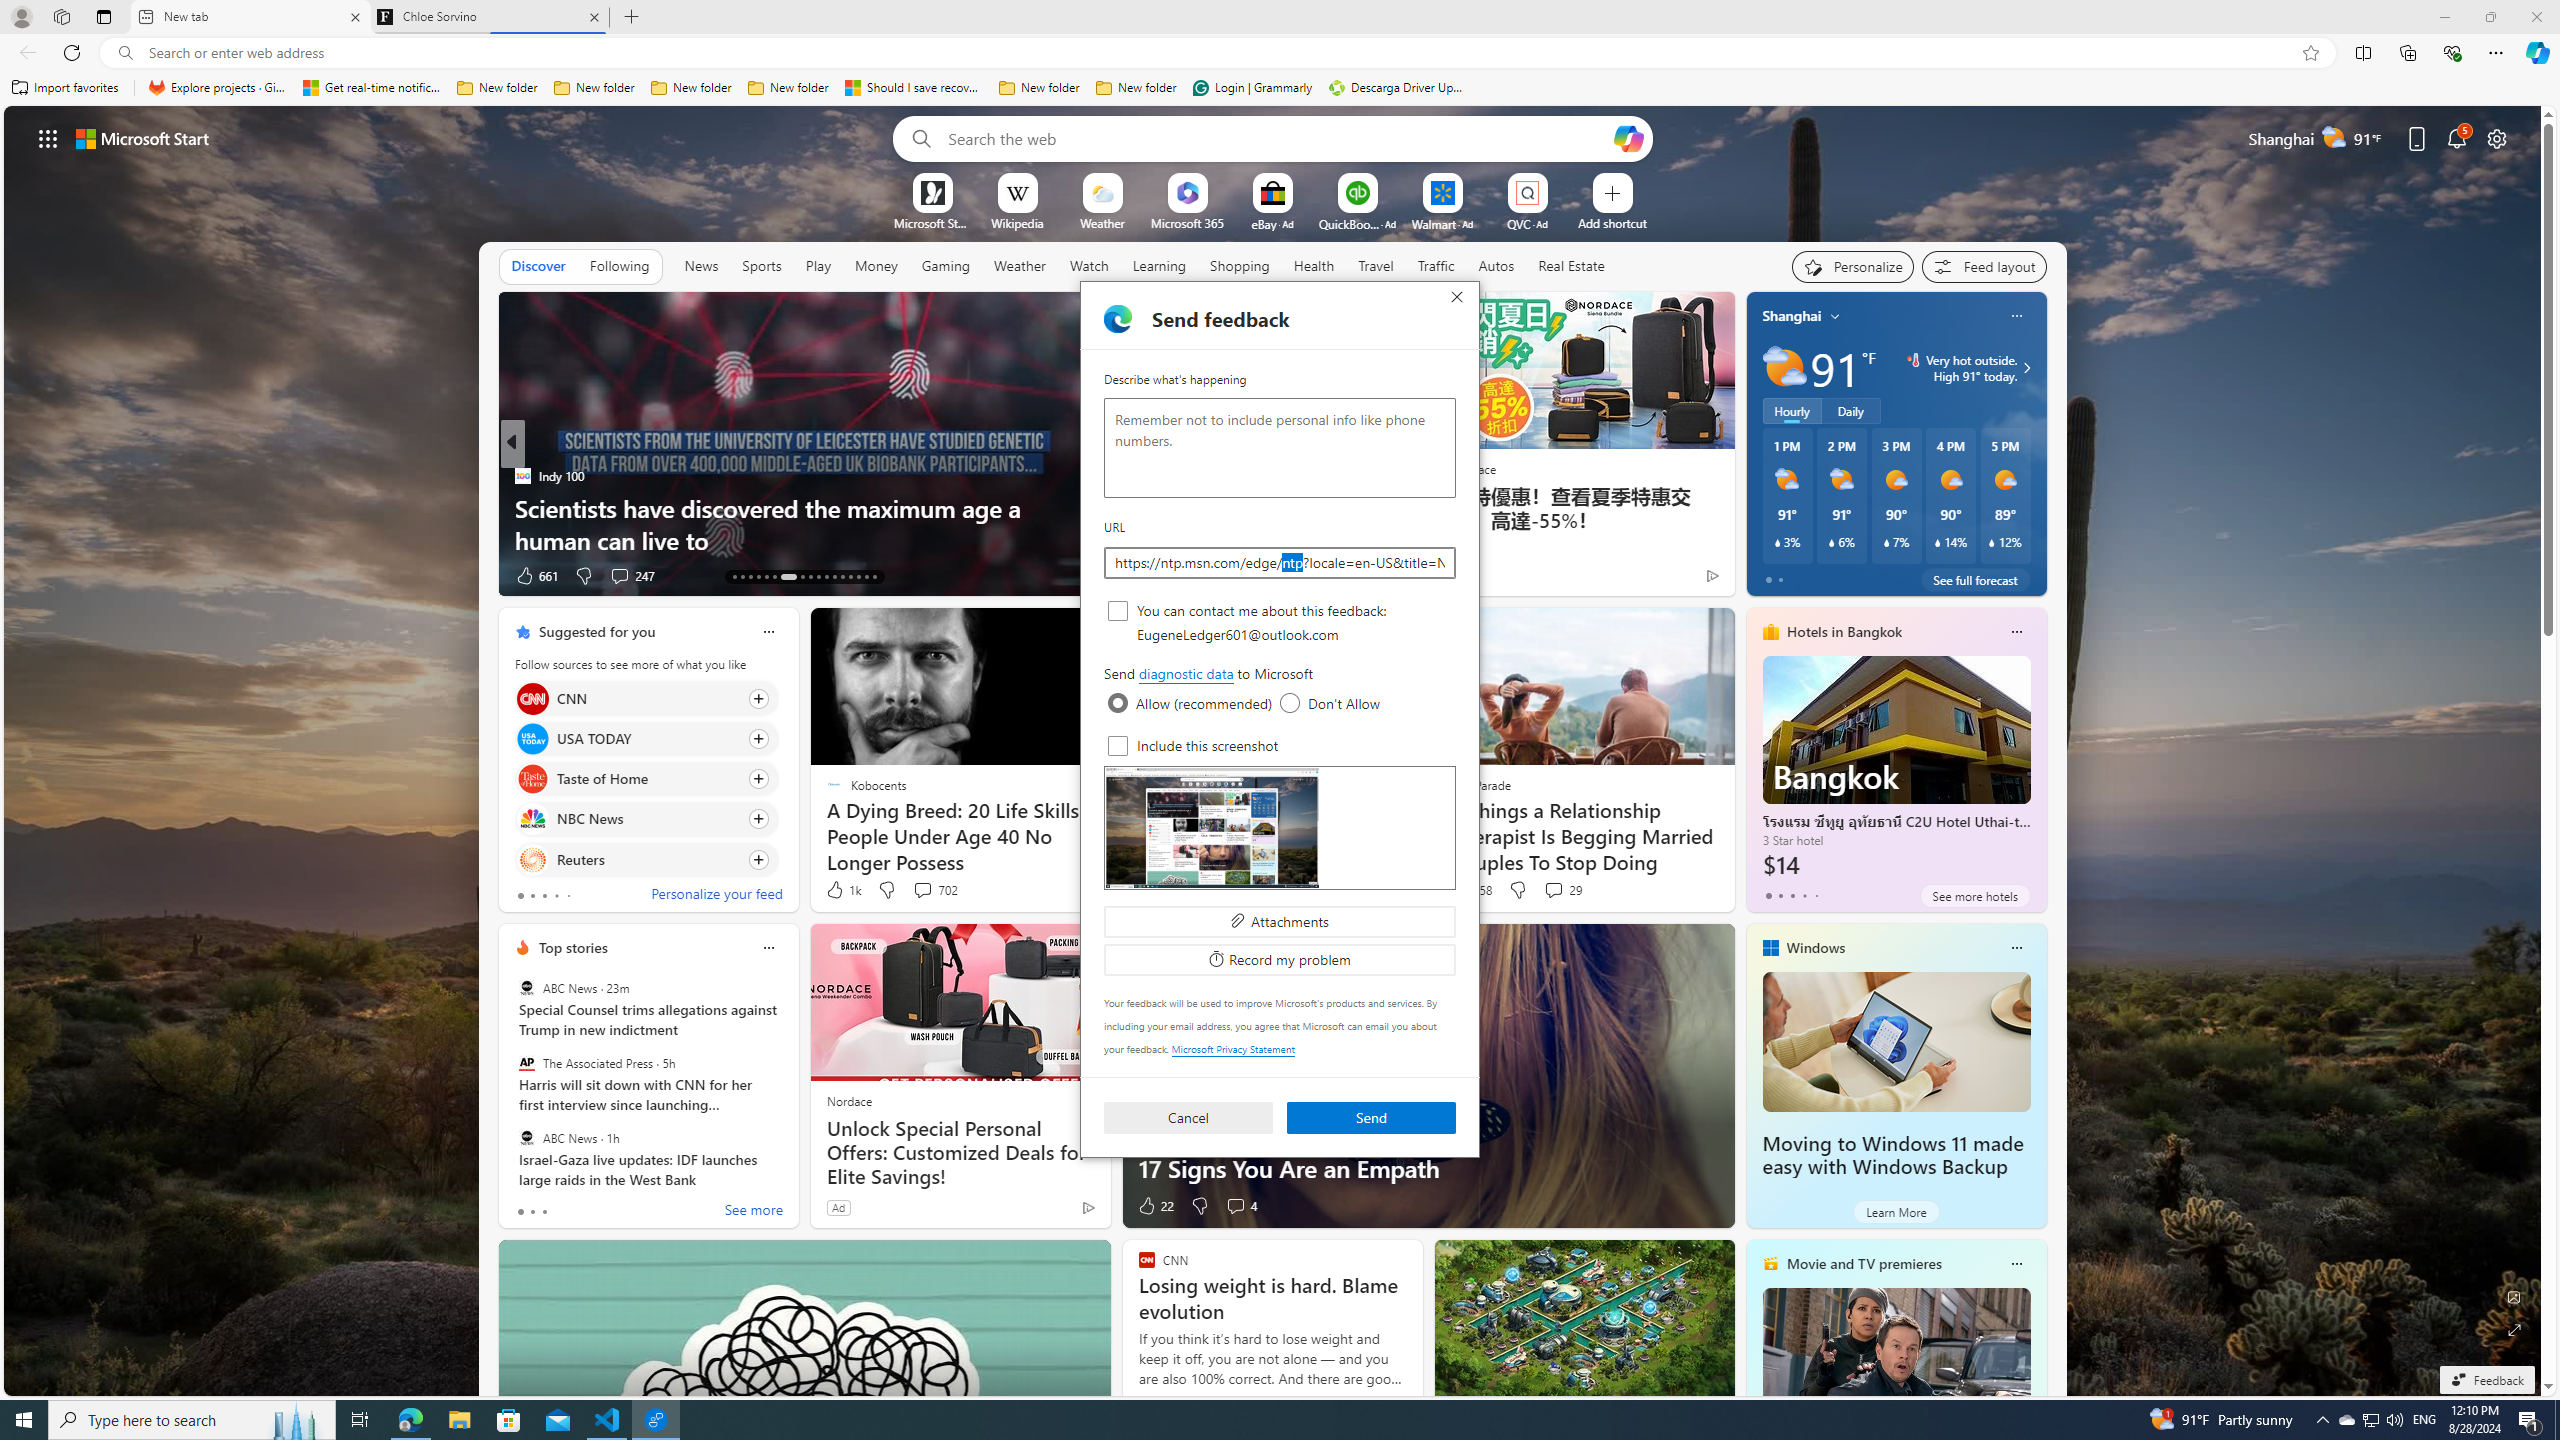 The width and height of the screenshot is (2560, 1440). Describe the element at coordinates (1252, 87) in the screenshot. I see `'Login | Grammarly'` at that location.